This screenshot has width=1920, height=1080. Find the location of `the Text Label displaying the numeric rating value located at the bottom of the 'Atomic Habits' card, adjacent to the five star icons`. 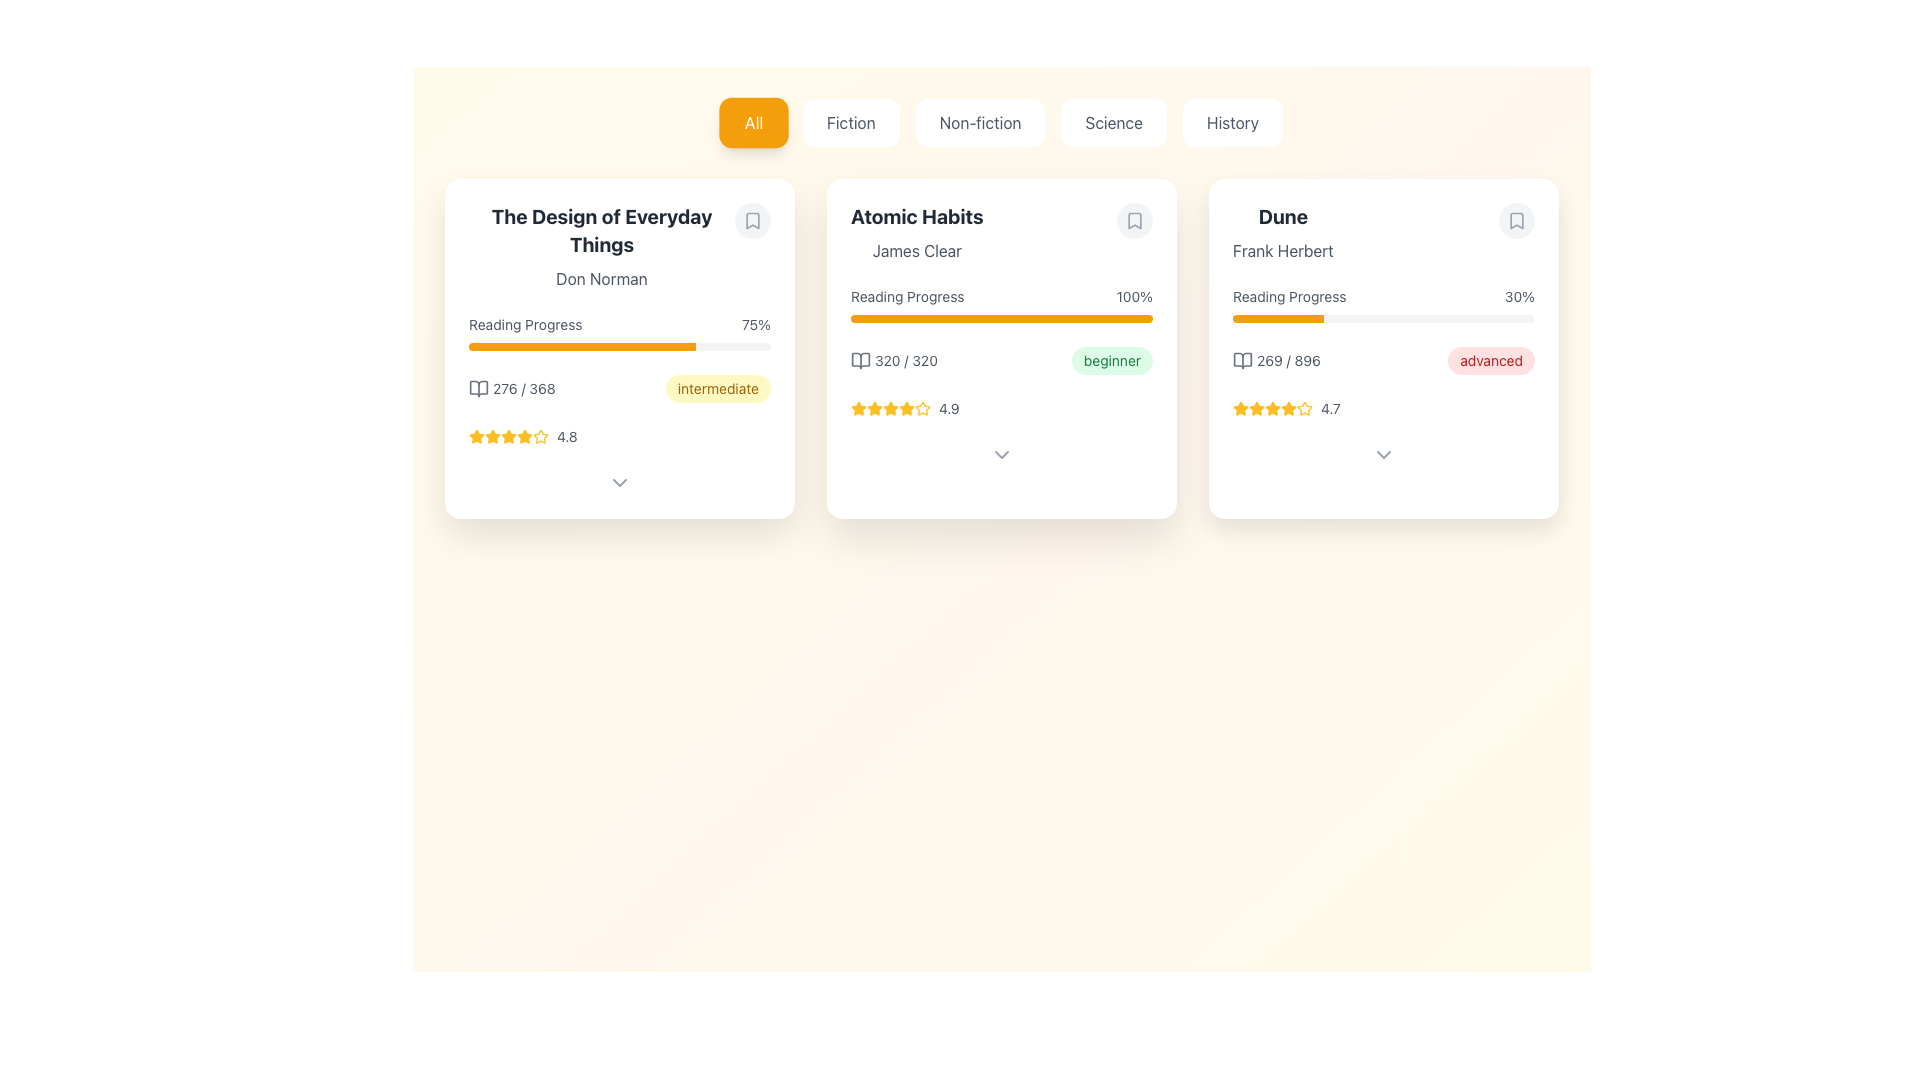

the Text Label displaying the numeric rating value located at the bottom of the 'Atomic Habits' card, adjacent to the five star icons is located at coordinates (948, 407).